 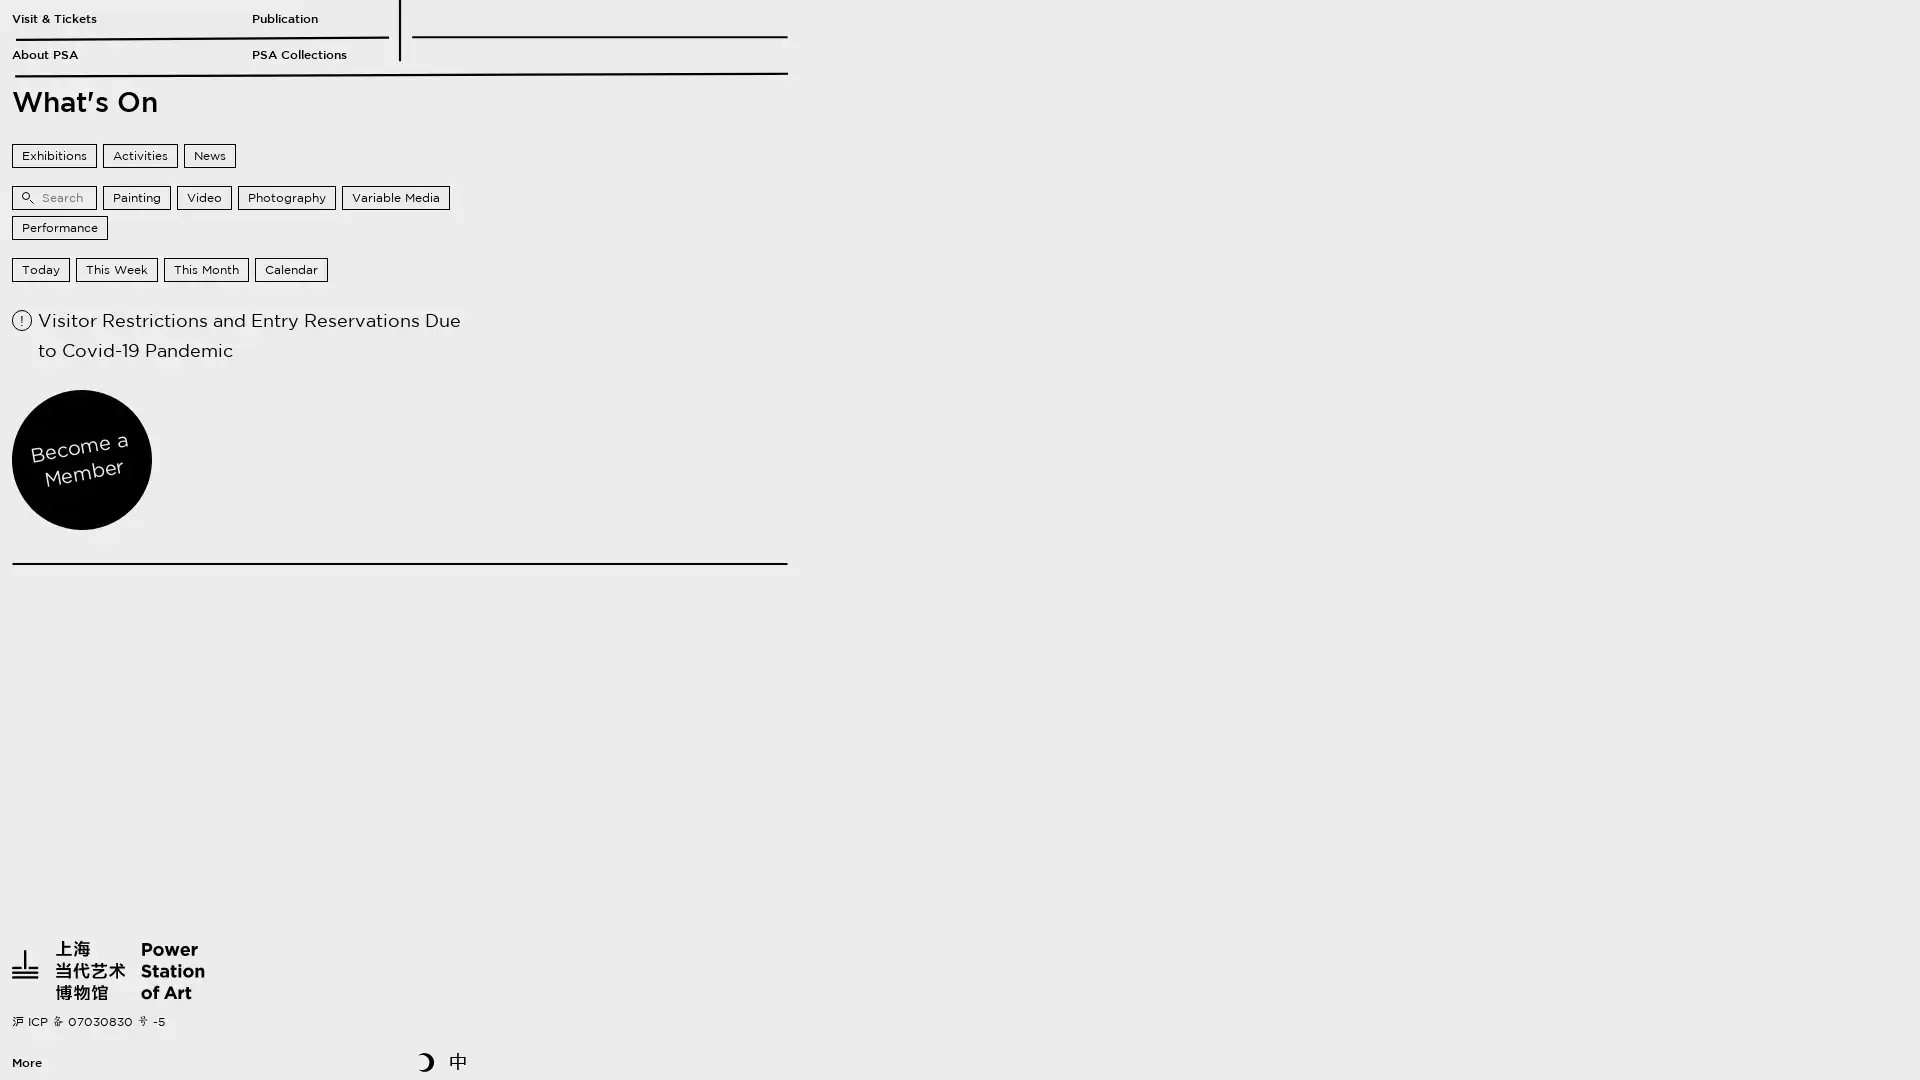 I want to click on Performance, so click(x=59, y=226).